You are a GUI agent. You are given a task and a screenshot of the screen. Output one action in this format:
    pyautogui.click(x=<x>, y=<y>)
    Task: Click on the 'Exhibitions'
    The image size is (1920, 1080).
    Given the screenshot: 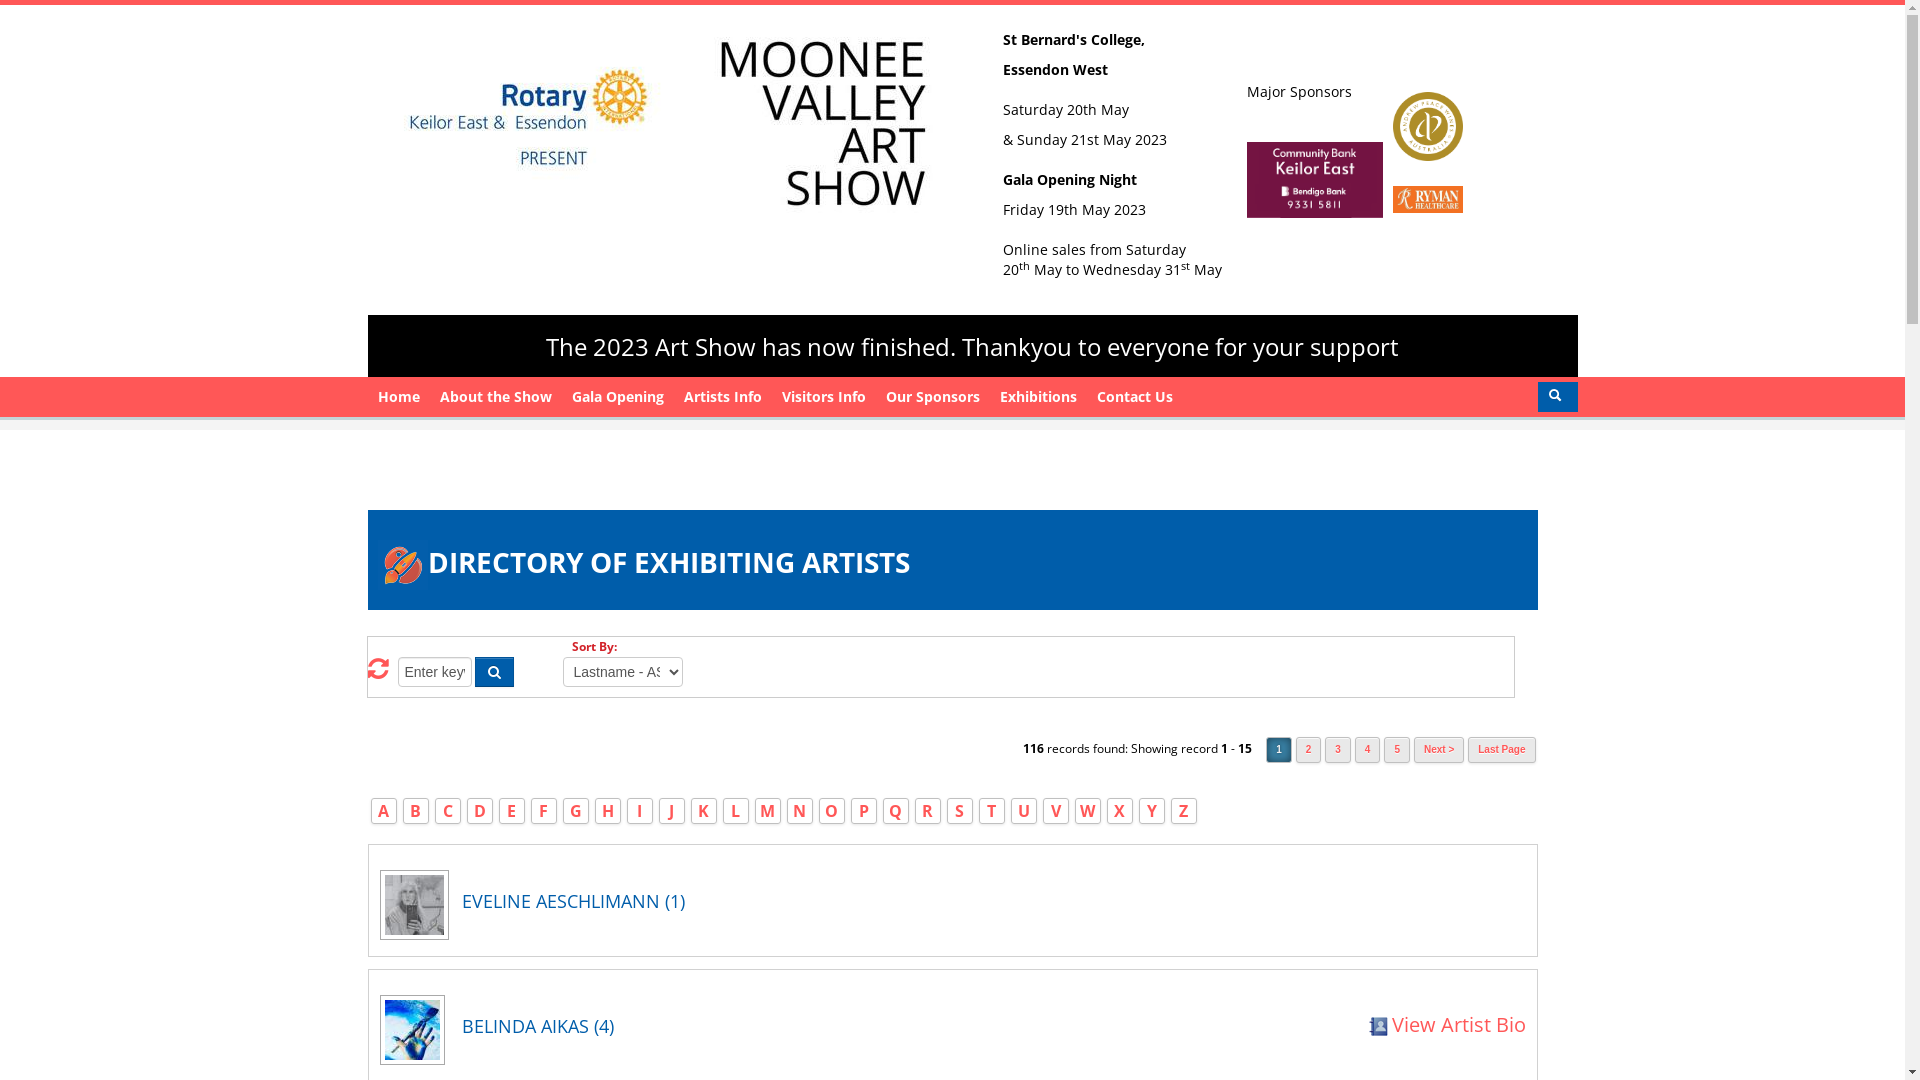 What is the action you would take?
    pyautogui.click(x=1038, y=397)
    